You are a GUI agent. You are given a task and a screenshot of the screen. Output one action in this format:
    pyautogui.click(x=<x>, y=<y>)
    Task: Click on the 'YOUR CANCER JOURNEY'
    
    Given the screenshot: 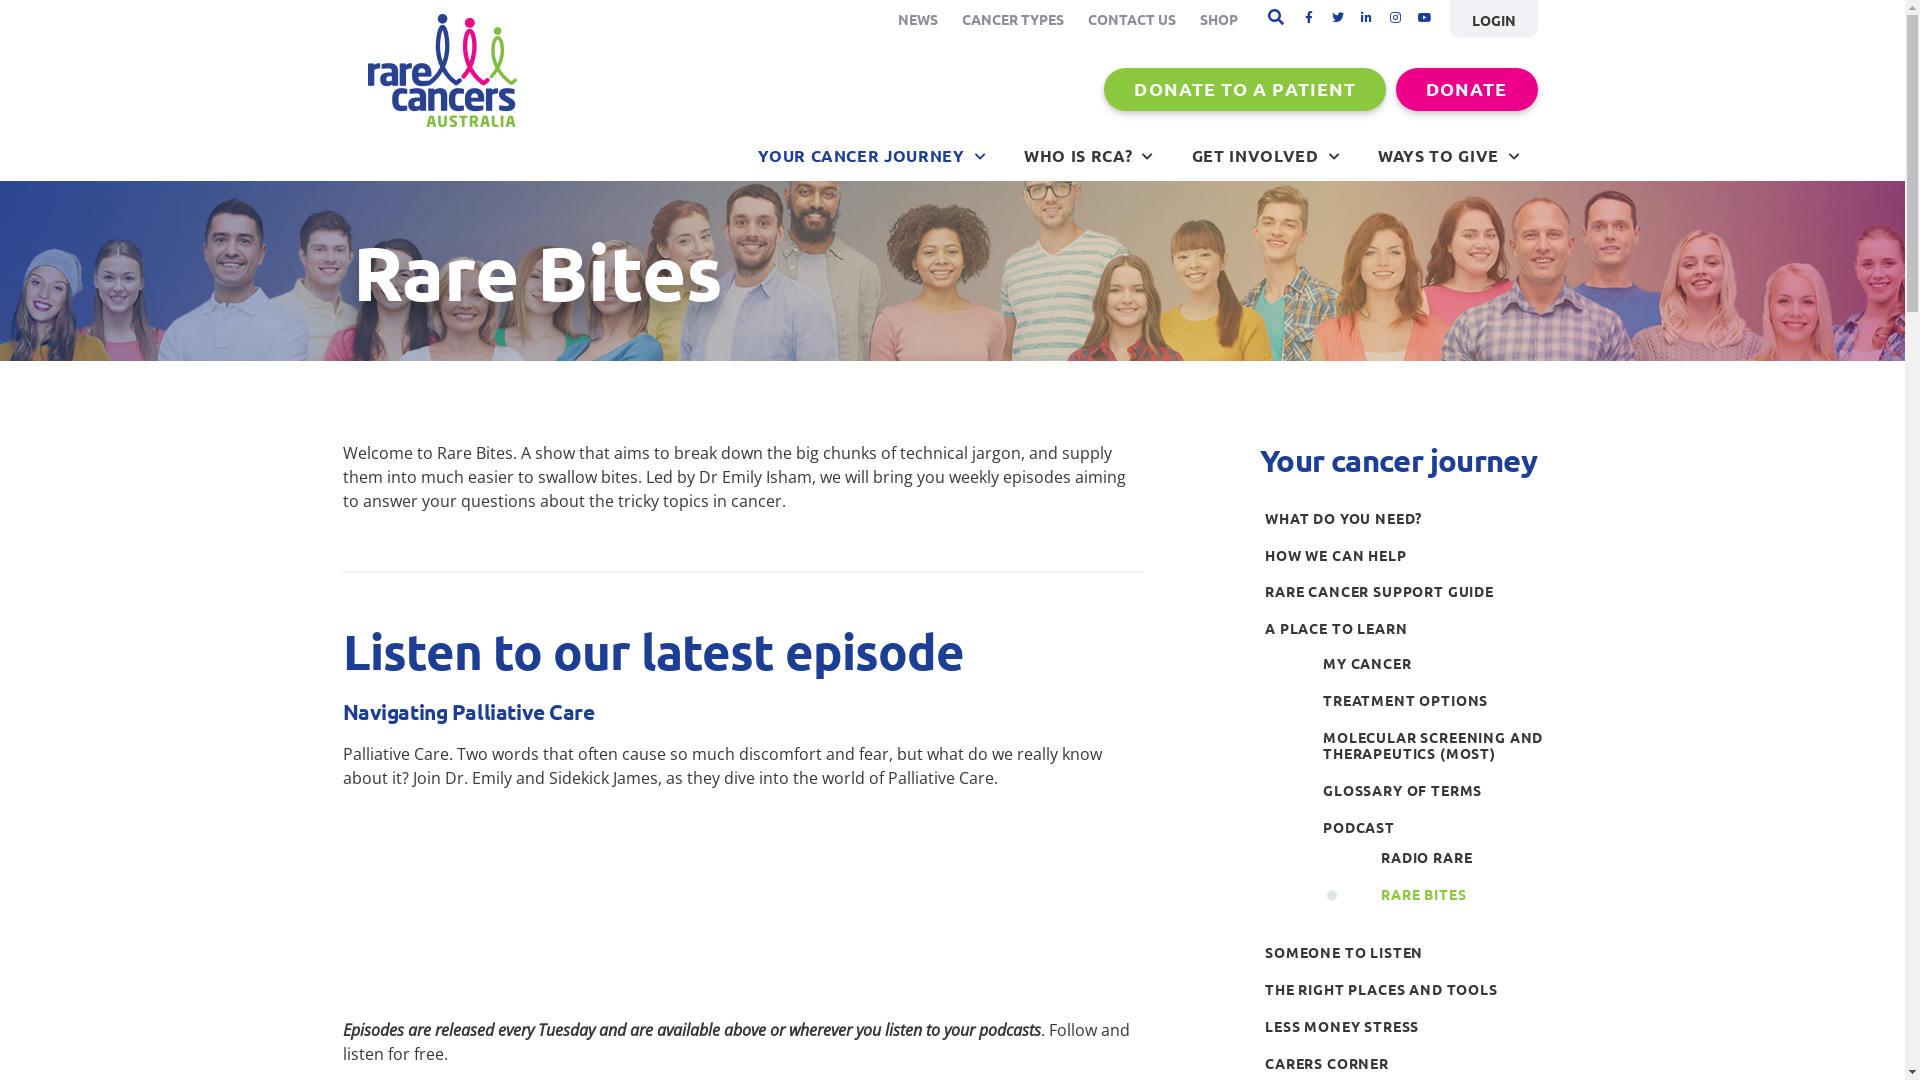 What is the action you would take?
    pyautogui.click(x=872, y=154)
    